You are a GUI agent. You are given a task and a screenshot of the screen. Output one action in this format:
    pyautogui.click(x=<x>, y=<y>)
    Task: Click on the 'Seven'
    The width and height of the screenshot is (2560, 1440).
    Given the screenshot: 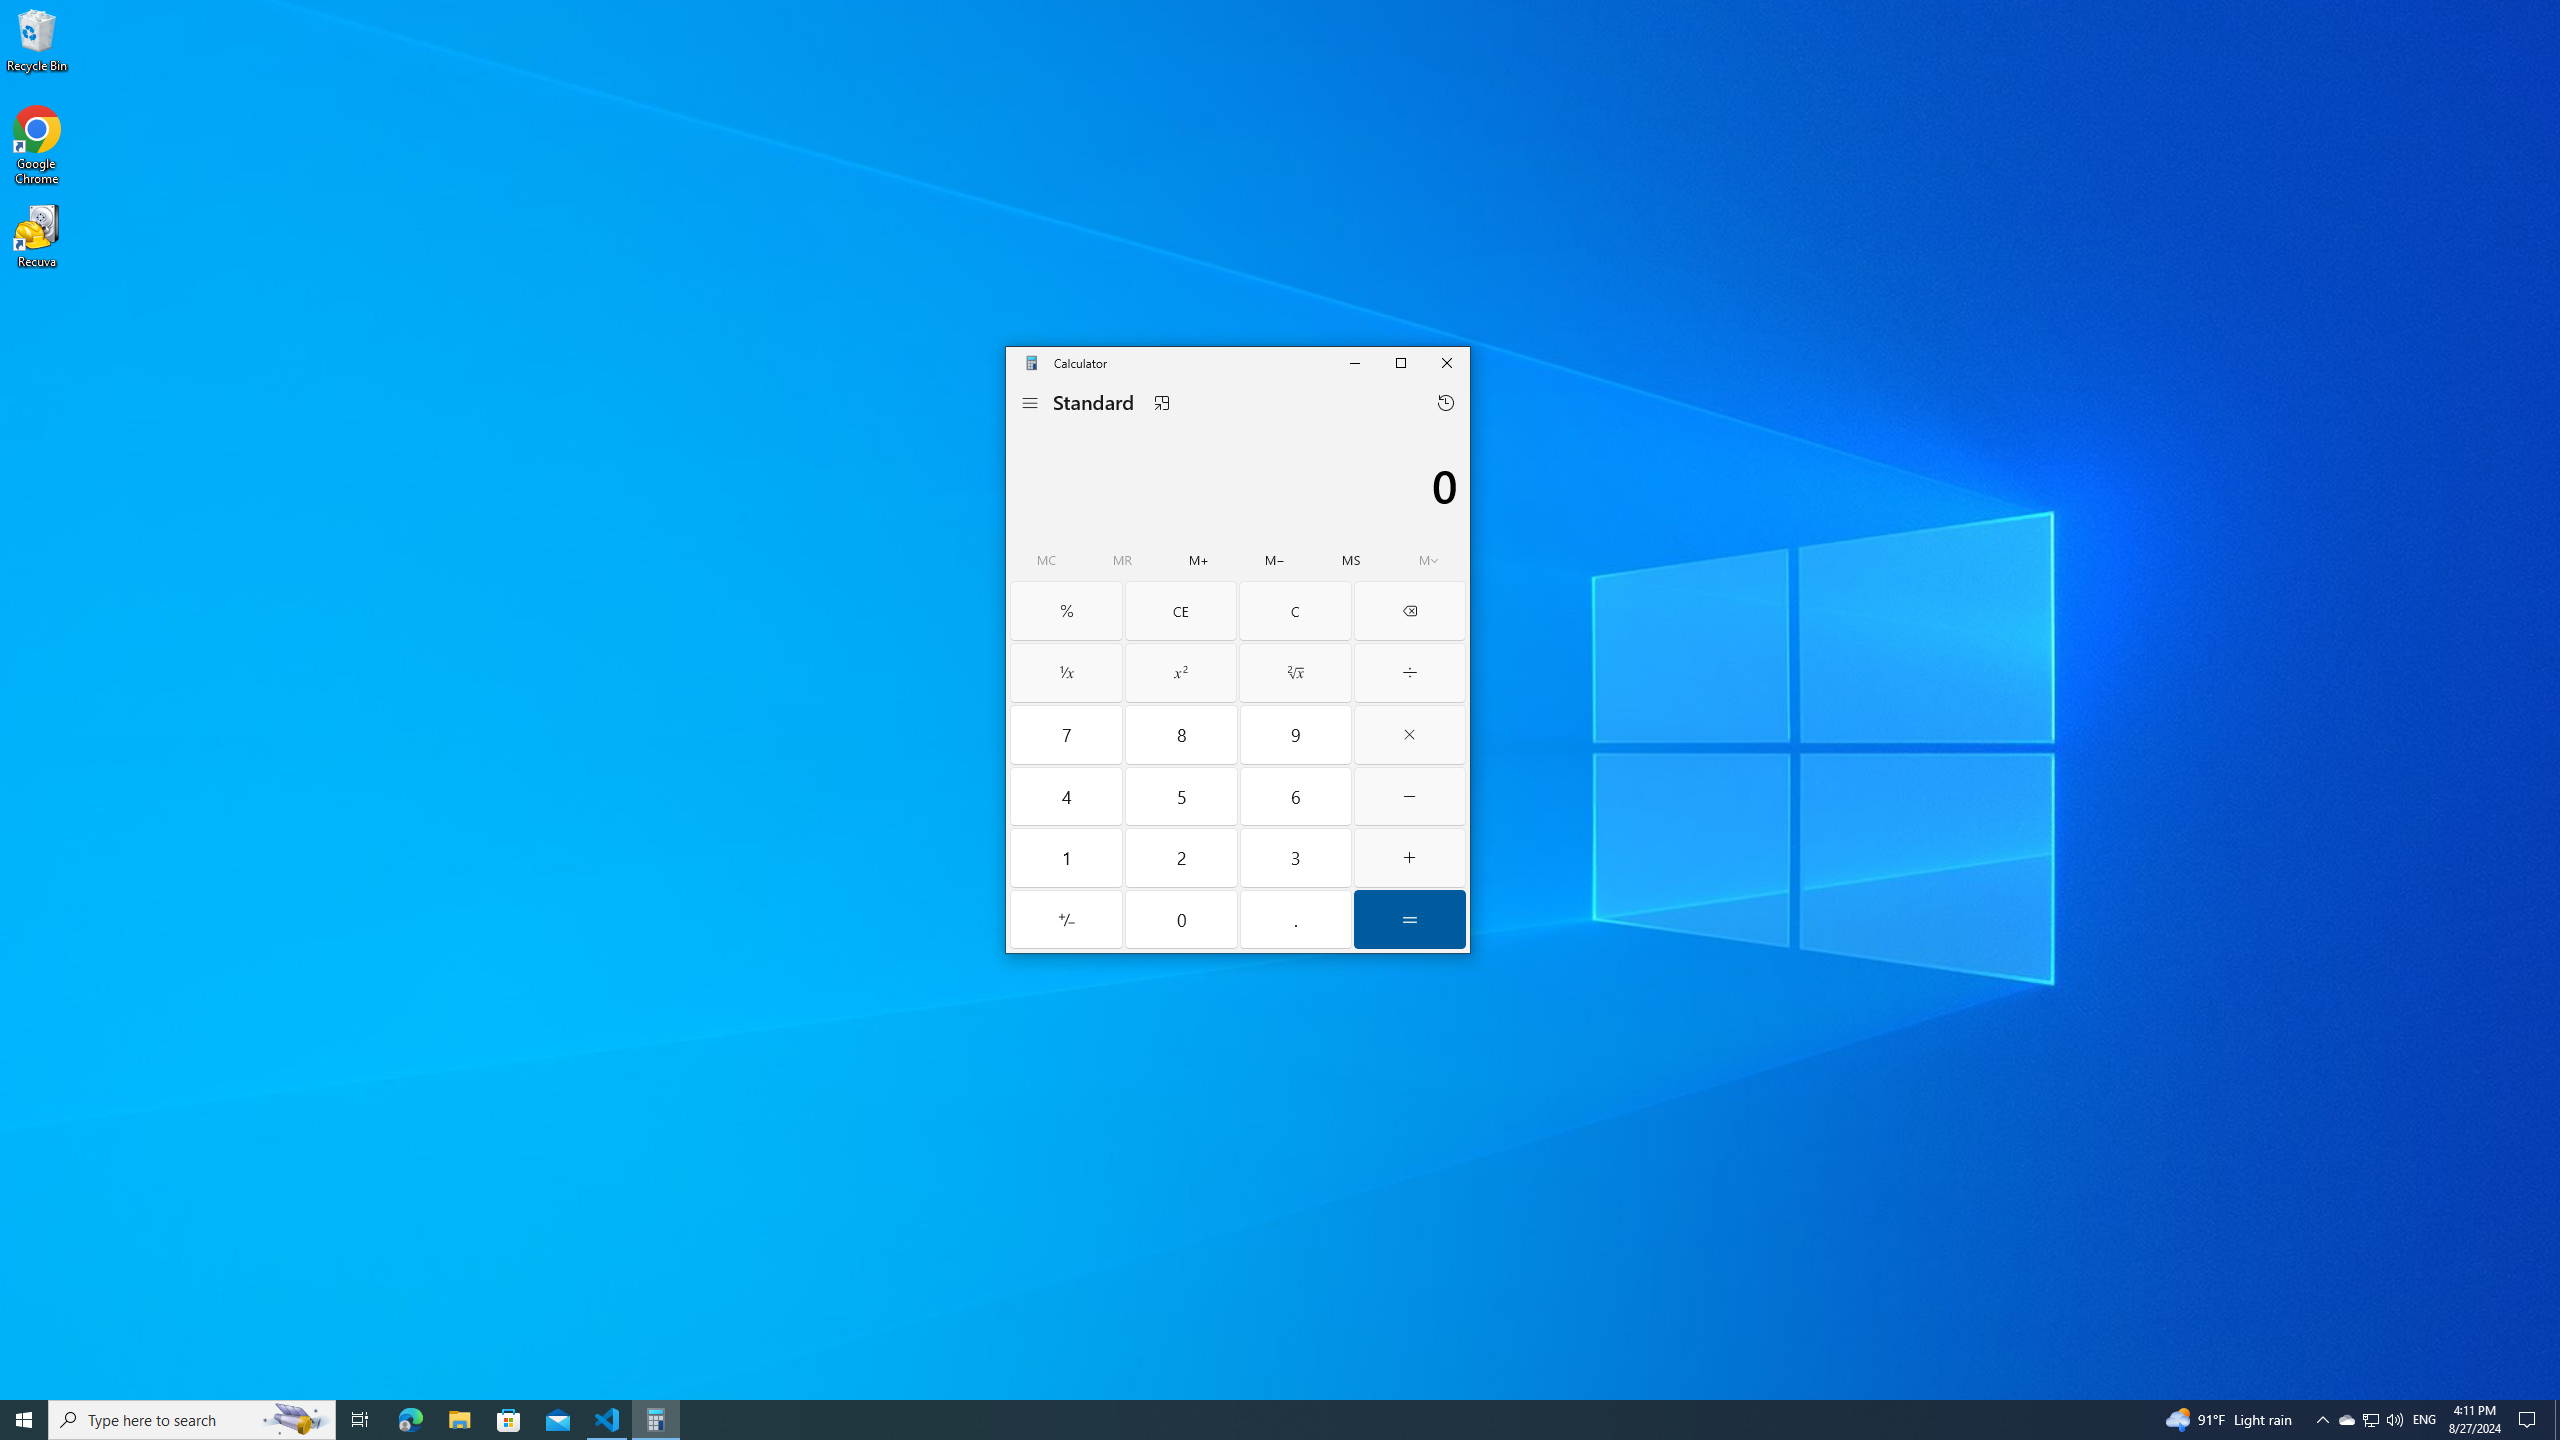 What is the action you would take?
    pyautogui.click(x=1067, y=735)
    